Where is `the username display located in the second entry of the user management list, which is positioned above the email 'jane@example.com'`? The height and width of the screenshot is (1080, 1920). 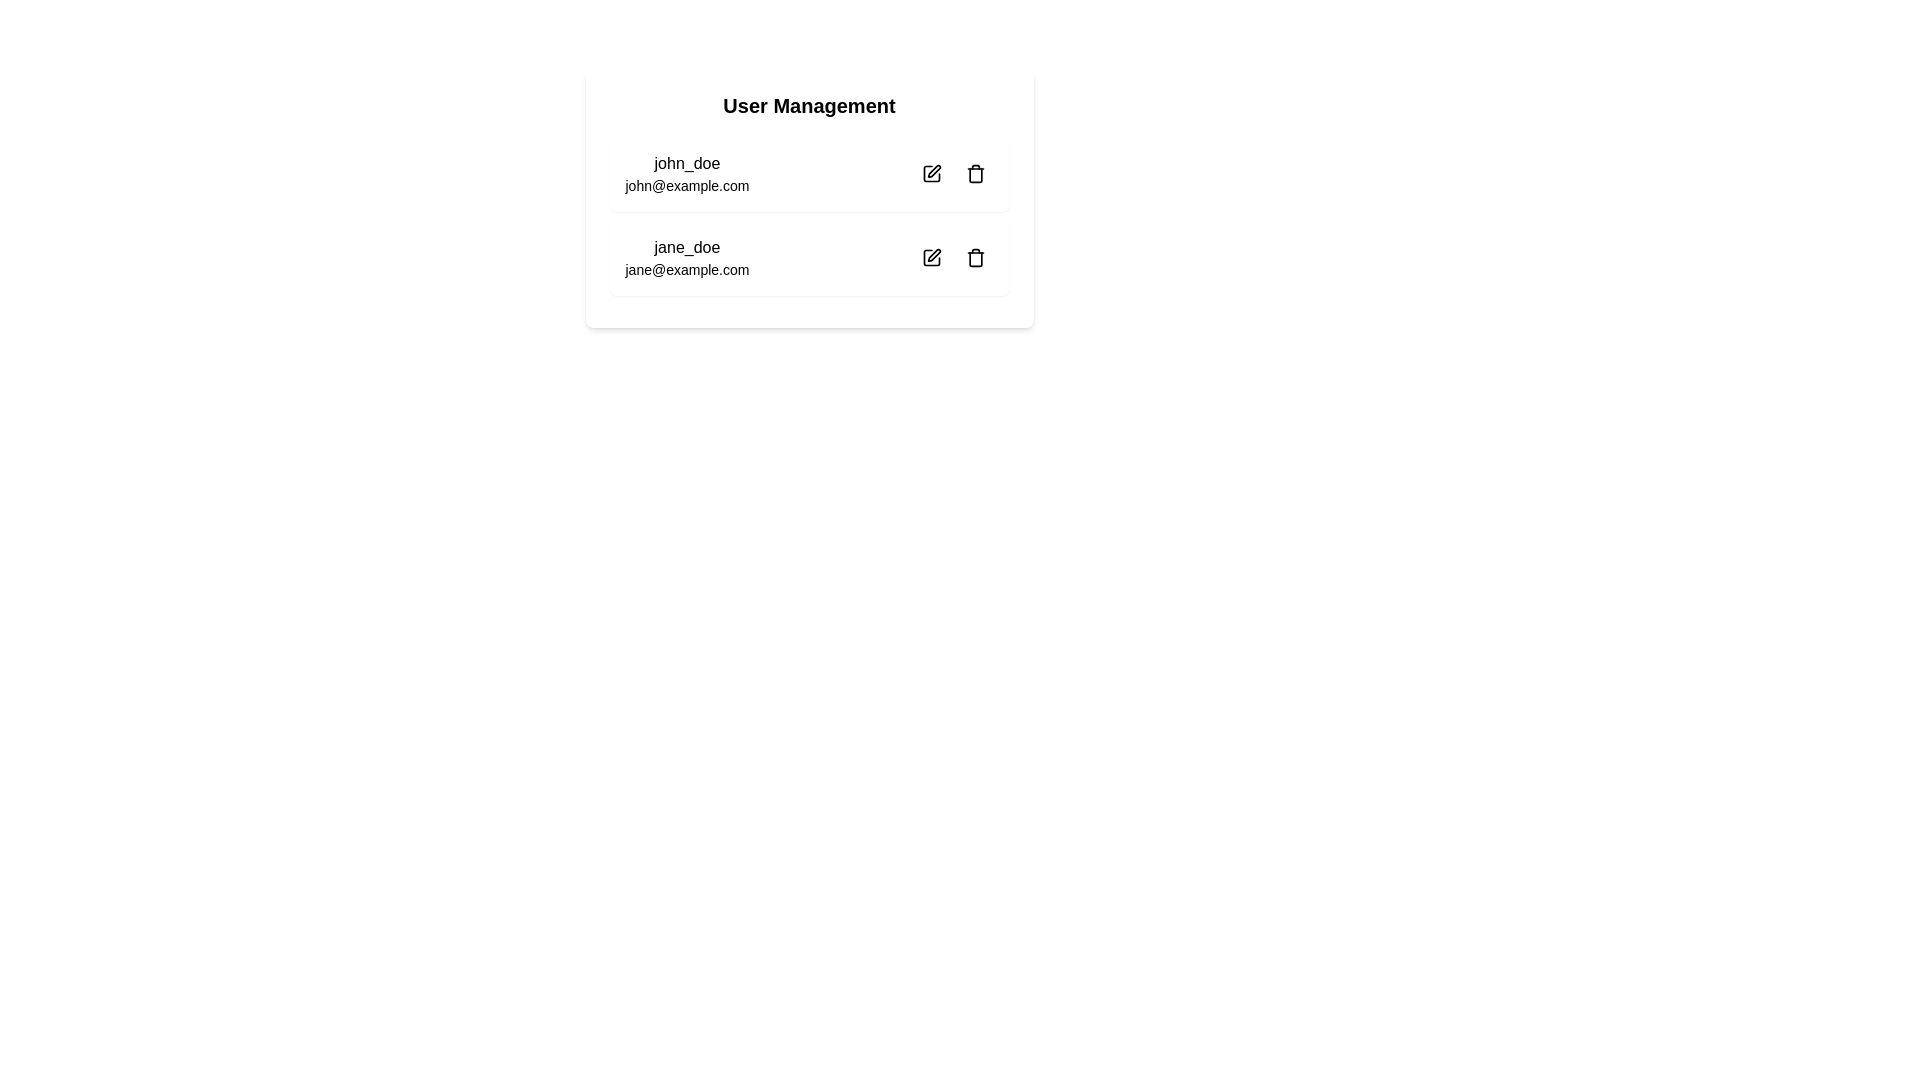 the username display located in the second entry of the user management list, which is positioned above the email 'jane@example.com' is located at coordinates (687, 246).